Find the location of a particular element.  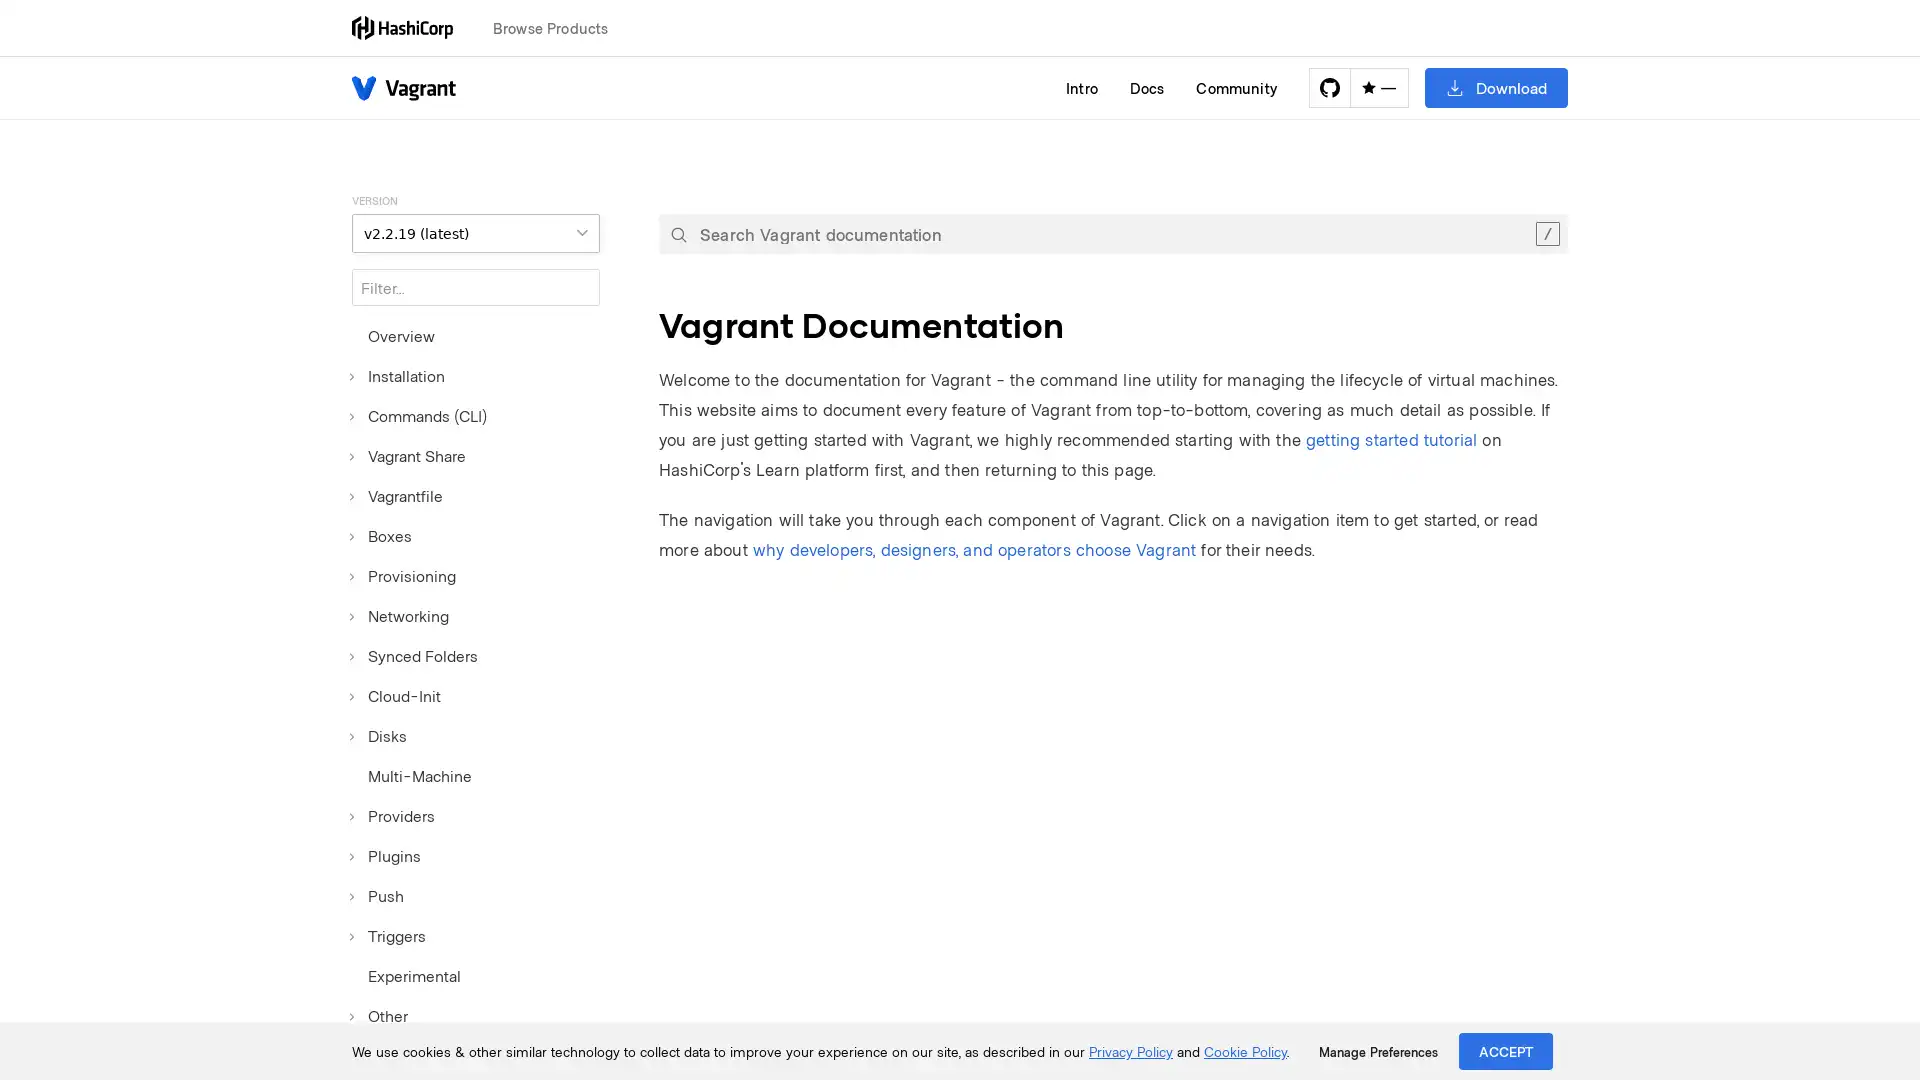

Disks is located at coordinates (379, 736).